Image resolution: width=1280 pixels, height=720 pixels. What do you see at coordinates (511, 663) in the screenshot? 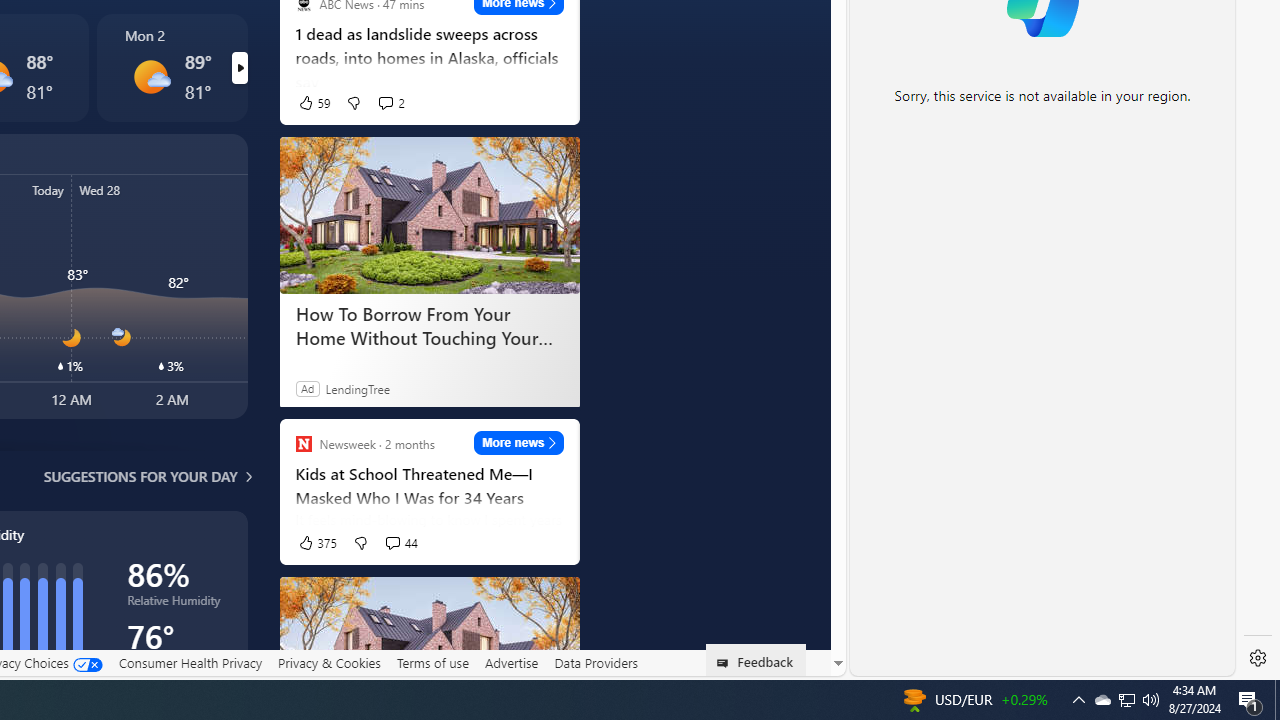
I see `'Advertise'` at bounding box center [511, 663].